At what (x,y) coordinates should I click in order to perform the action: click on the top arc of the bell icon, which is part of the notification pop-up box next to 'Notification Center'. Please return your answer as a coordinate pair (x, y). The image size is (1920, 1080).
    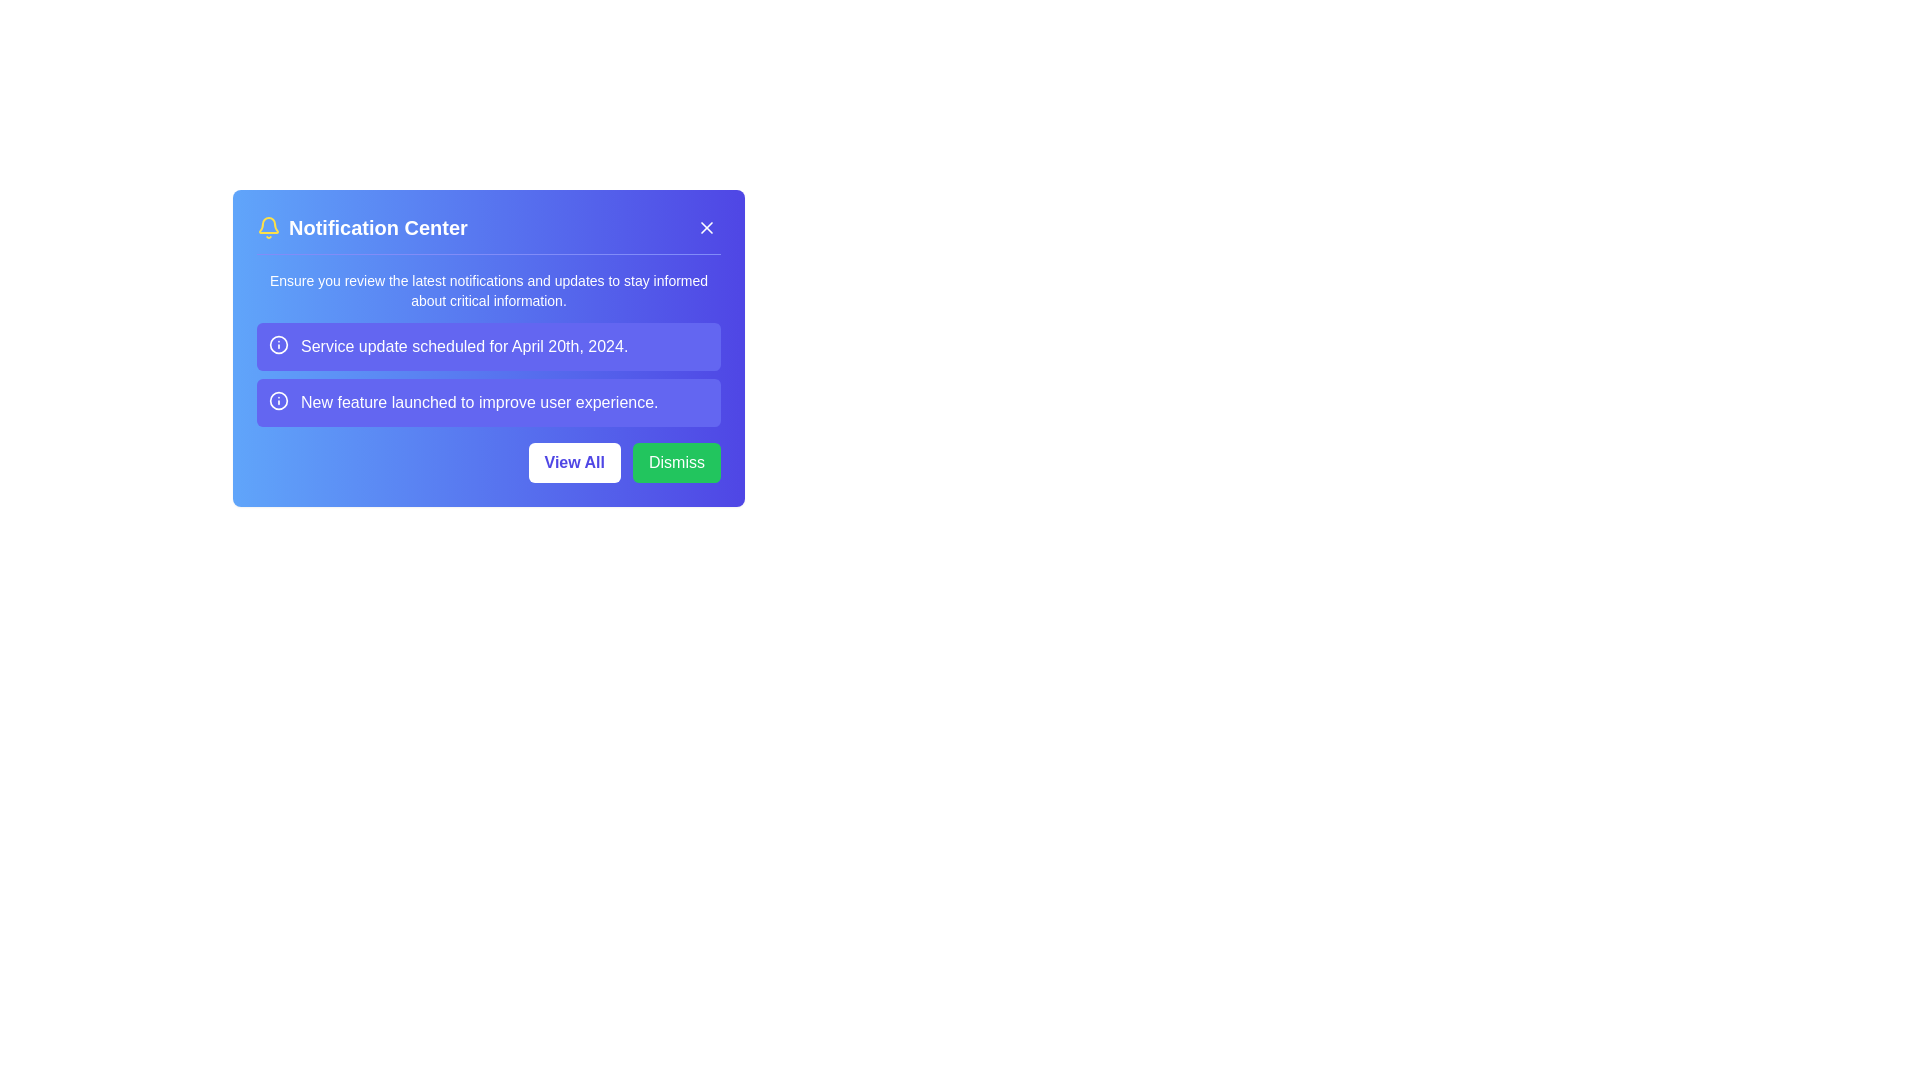
    Looking at the image, I should click on (267, 225).